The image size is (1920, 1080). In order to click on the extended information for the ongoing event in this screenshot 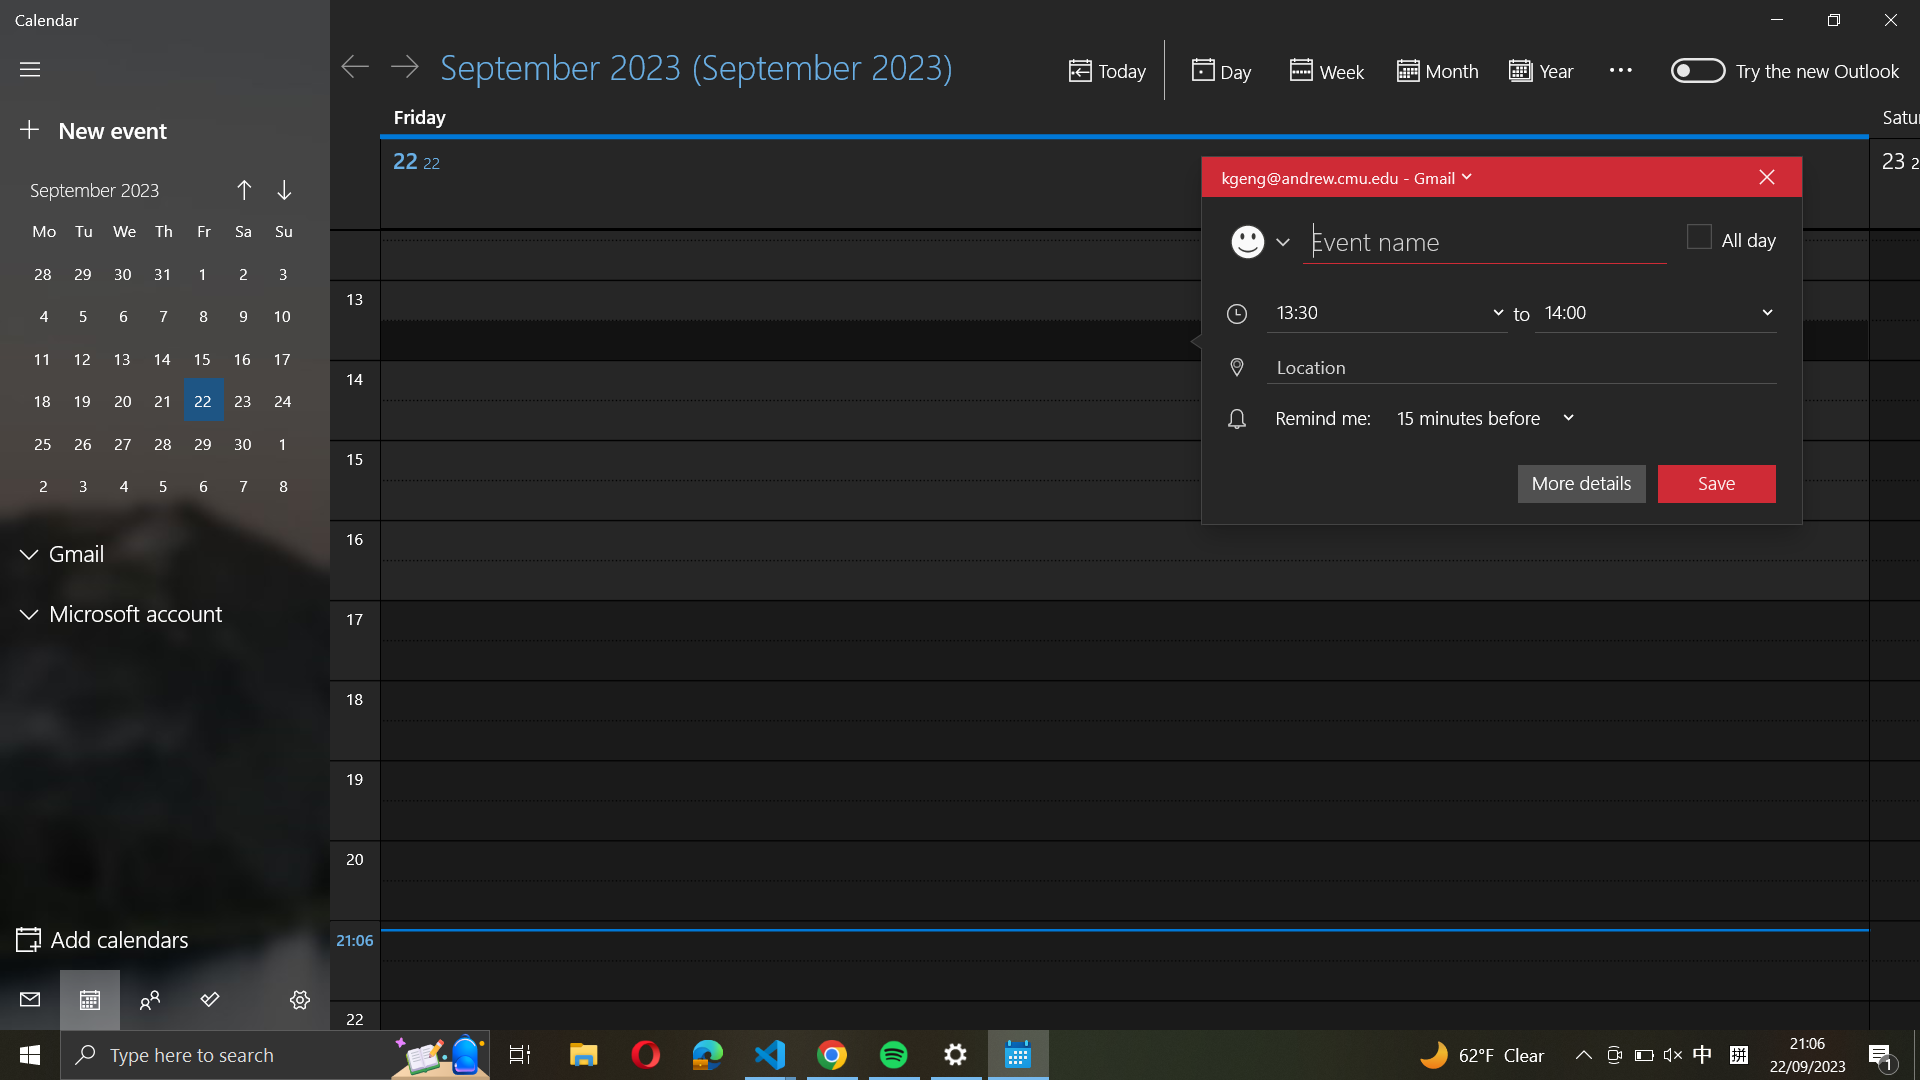, I will do `click(1580, 481)`.